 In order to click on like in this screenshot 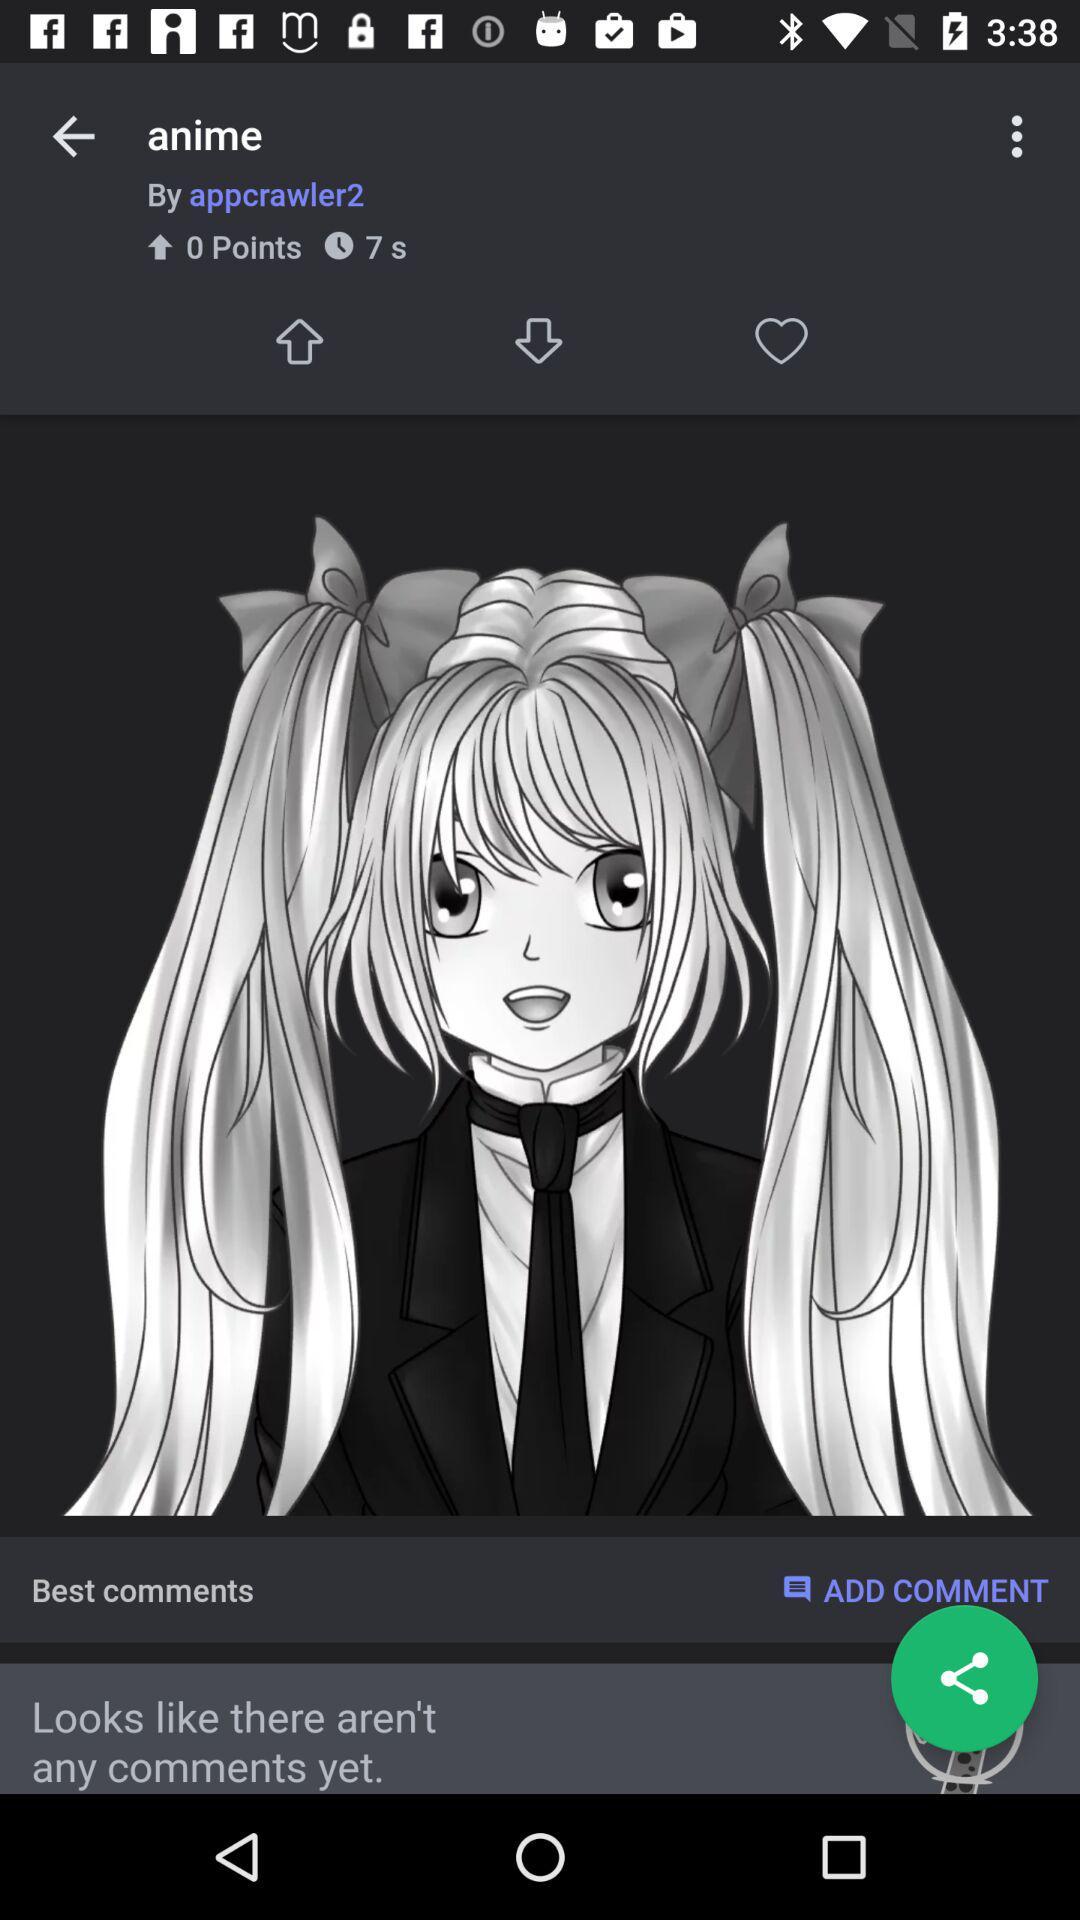, I will do `click(780, 341)`.